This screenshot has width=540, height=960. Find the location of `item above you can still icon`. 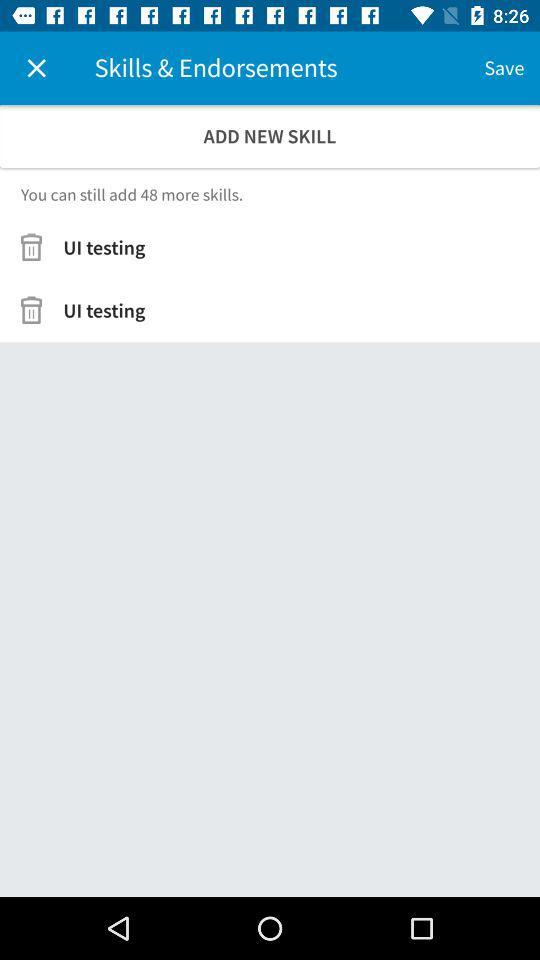

item above you can still icon is located at coordinates (270, 135).